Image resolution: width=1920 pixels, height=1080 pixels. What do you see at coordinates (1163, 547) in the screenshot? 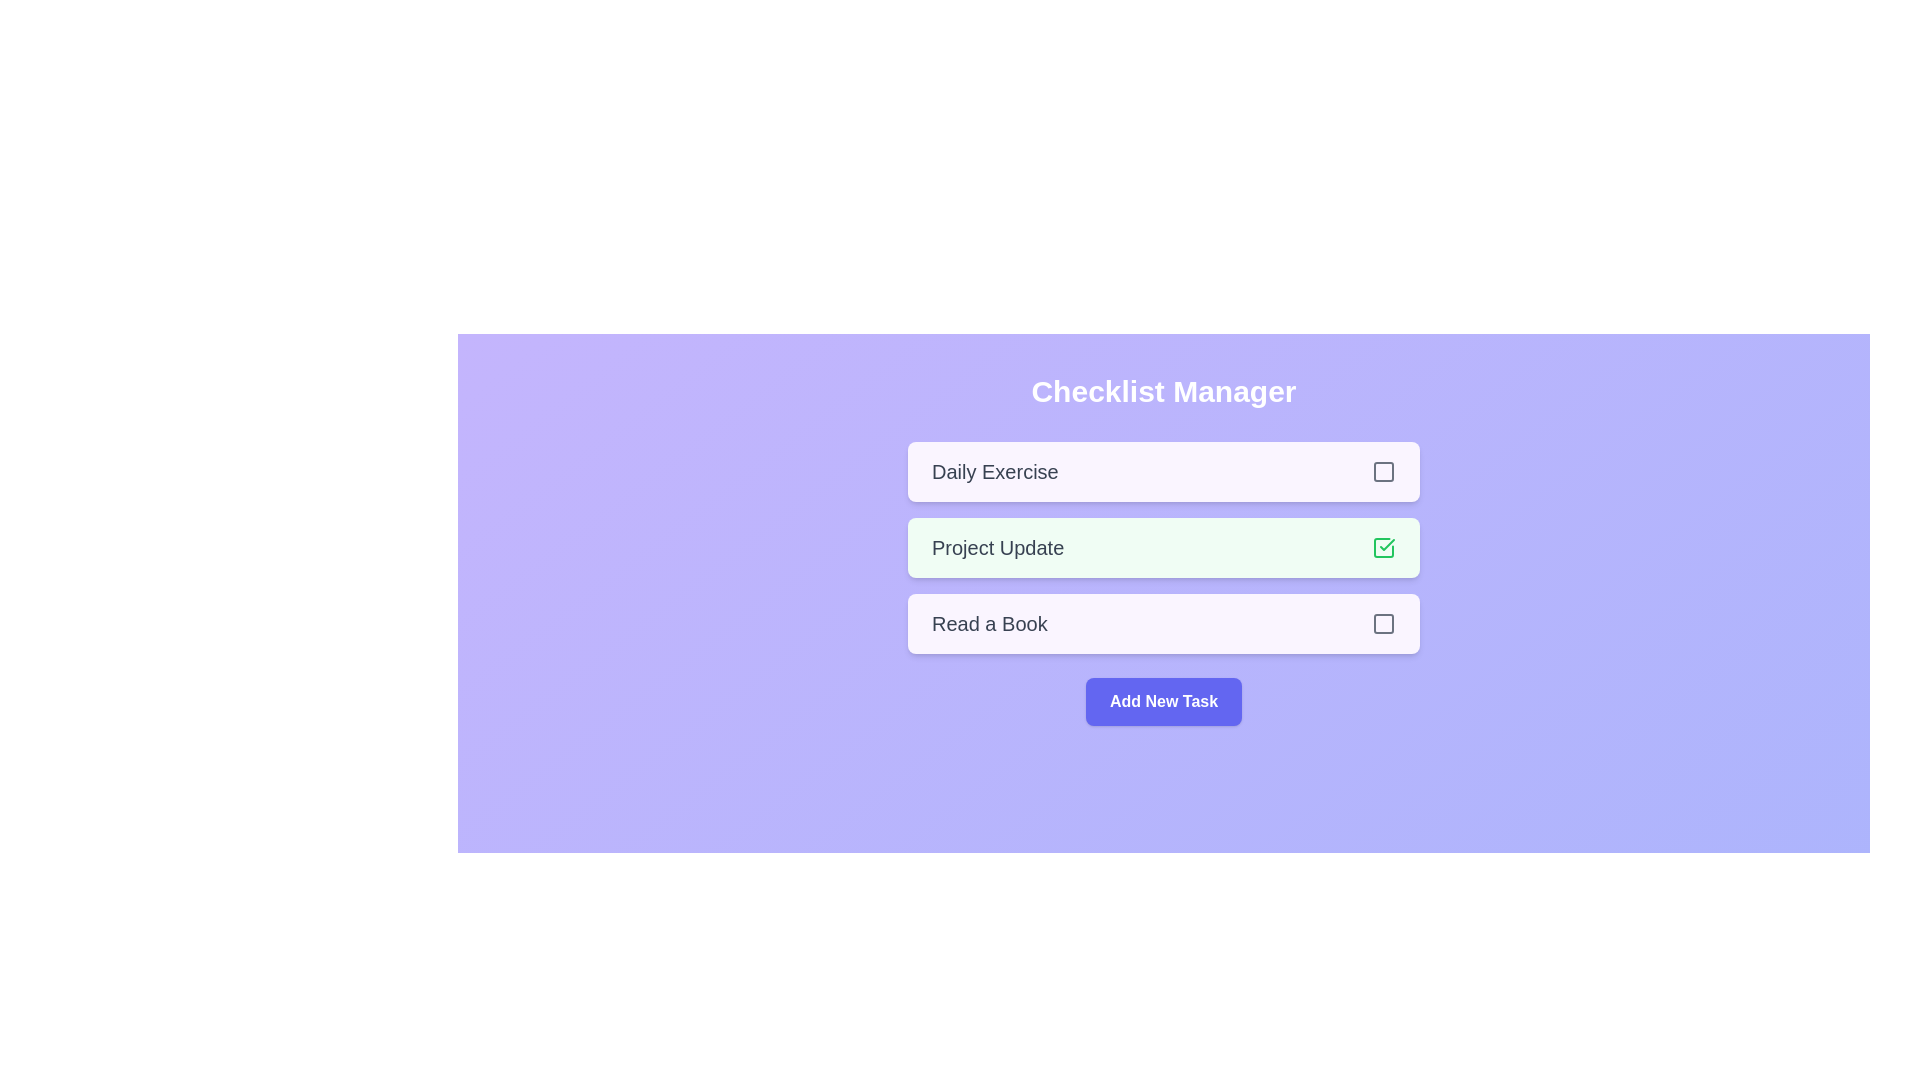
I see `the task item Project Update to observe visual feedback` at bounding box center [1163, 547].